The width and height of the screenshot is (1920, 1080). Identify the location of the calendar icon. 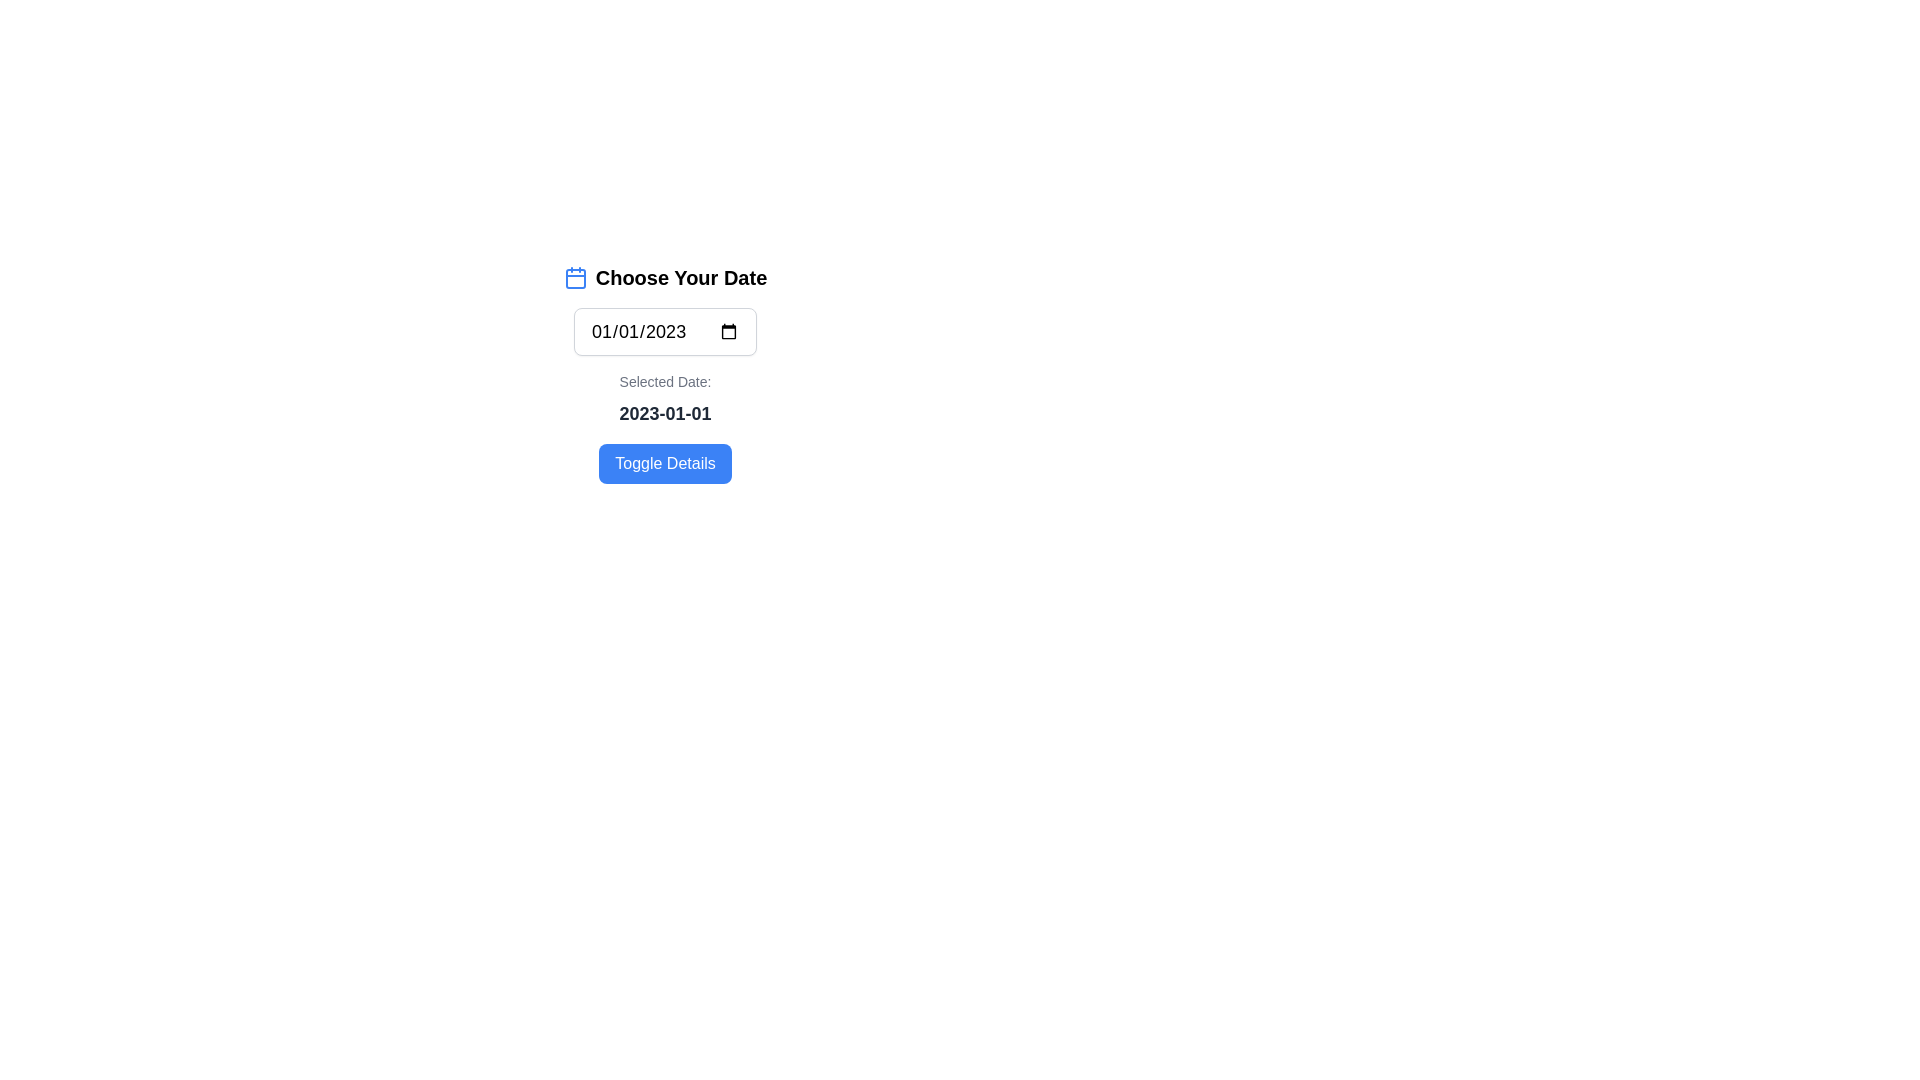
(574, 277).